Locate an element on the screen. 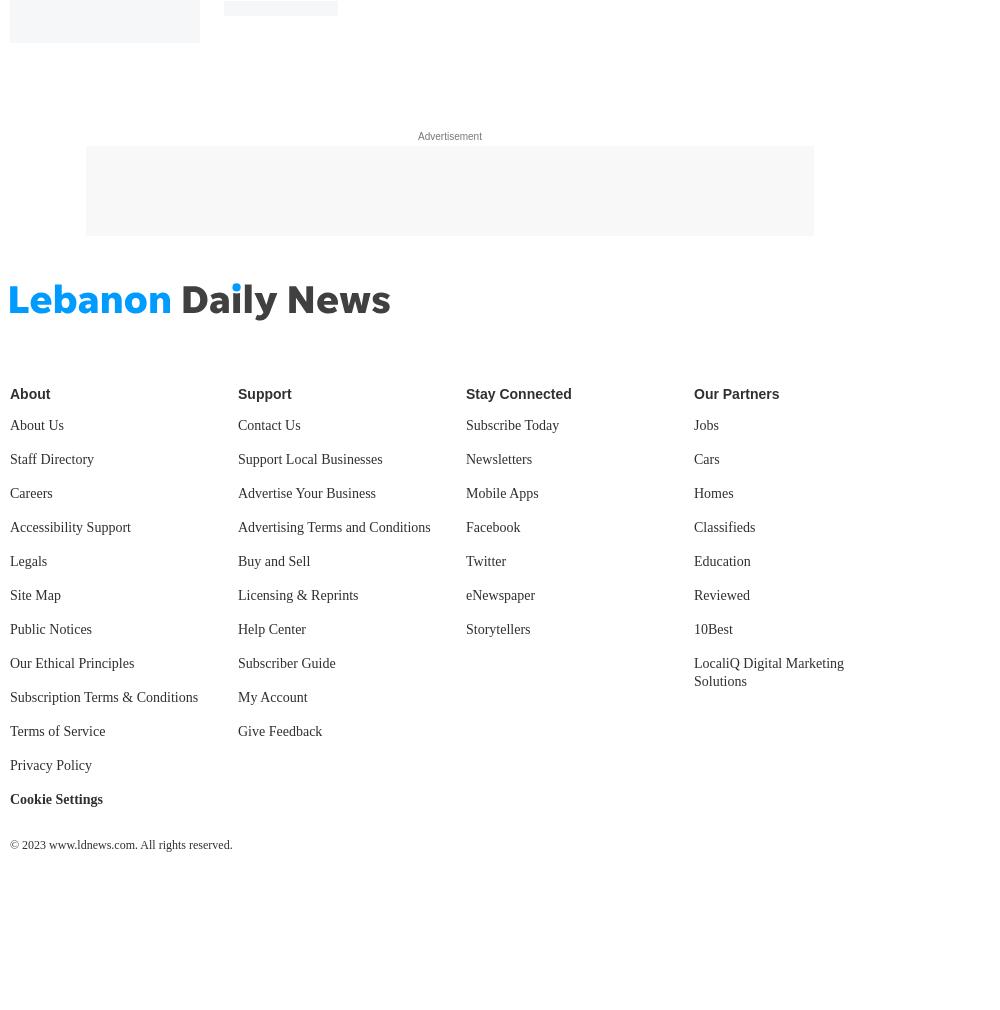 The width and height of the screenshot is (1000, 1010). 'Legals' is located at coordinates (28, 559).